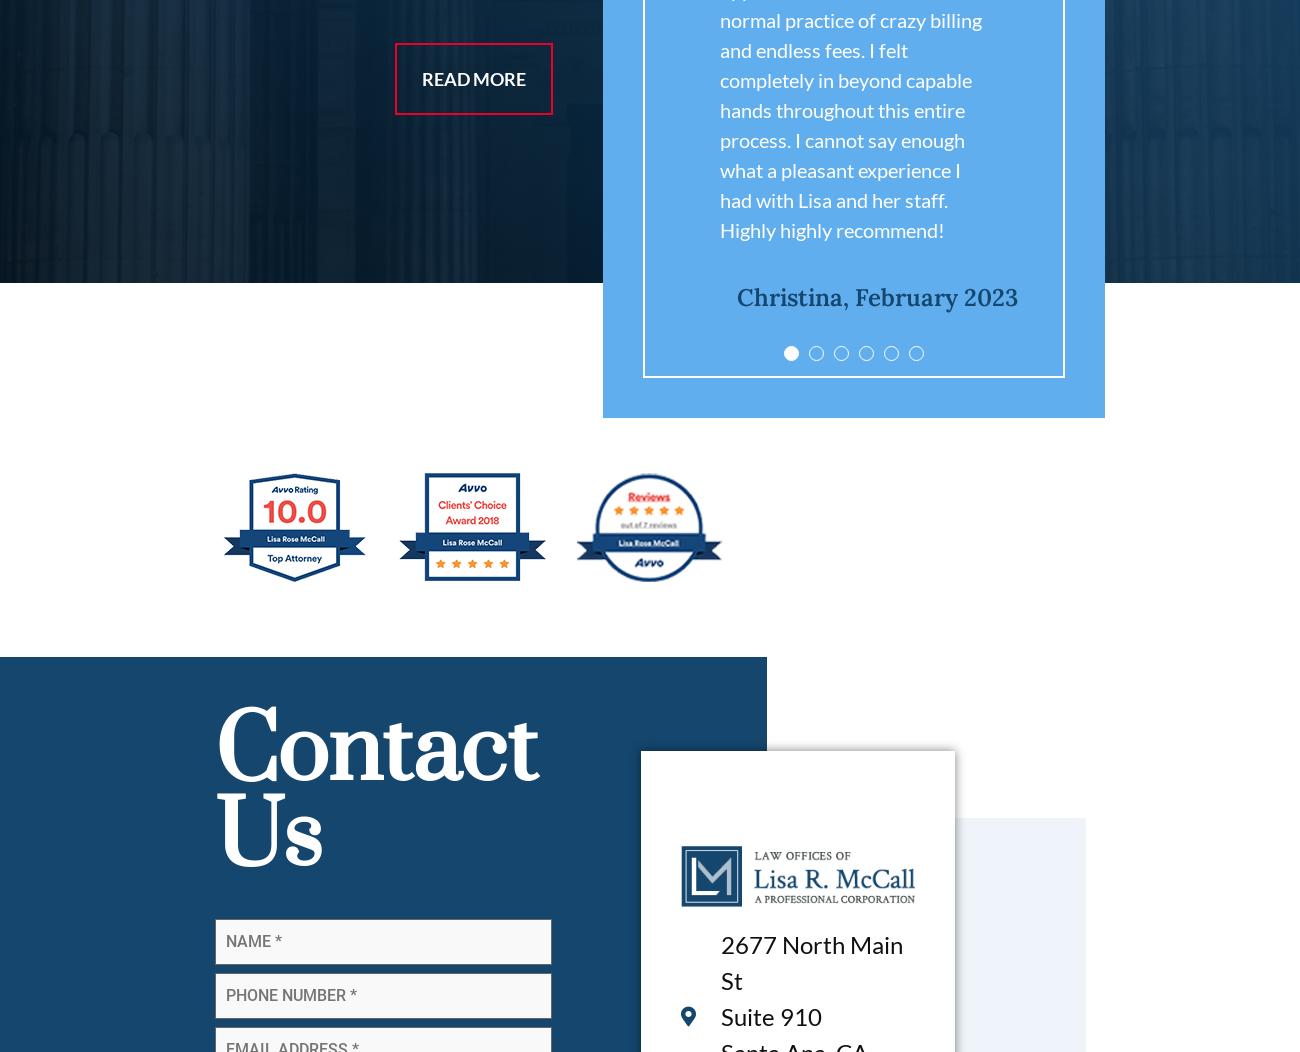 This screenshot has width=1300, height=1052. What do you see at coordinates (974, 358) in the screenshot?
I see `'2'` at bounding box center [974, 358].